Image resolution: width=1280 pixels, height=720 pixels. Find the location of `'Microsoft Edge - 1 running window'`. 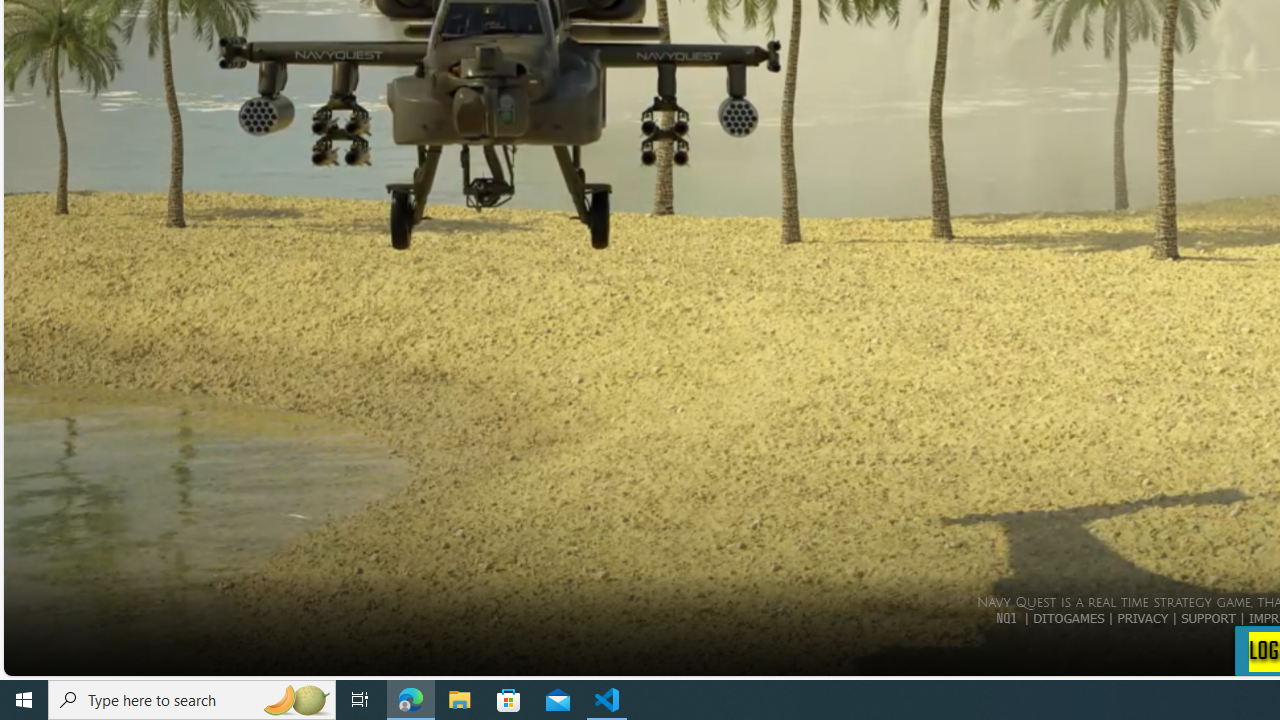

'Microsoft Edge - 1 running window' is located at coordinates (410, 698).